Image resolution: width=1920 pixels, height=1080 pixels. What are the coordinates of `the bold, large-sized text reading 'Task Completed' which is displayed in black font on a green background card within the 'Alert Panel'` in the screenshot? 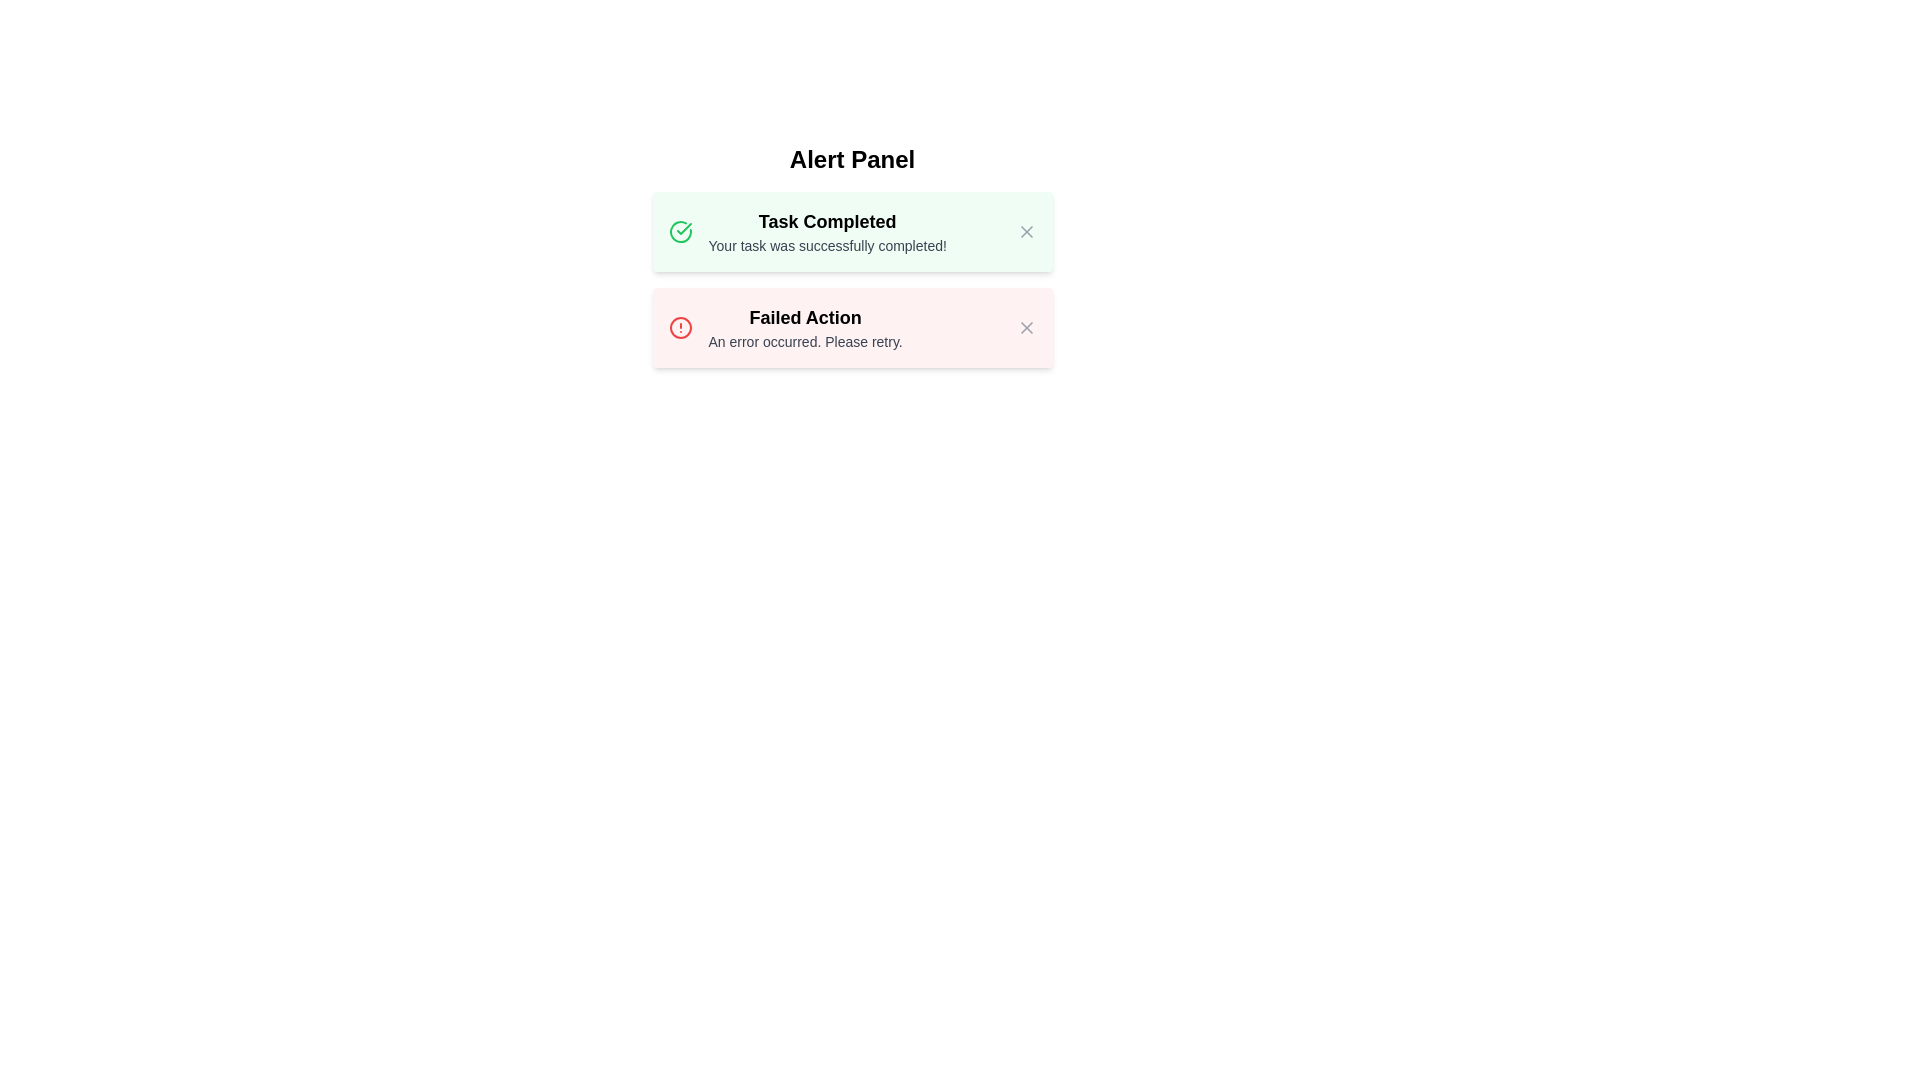 It's located at (827, 222).